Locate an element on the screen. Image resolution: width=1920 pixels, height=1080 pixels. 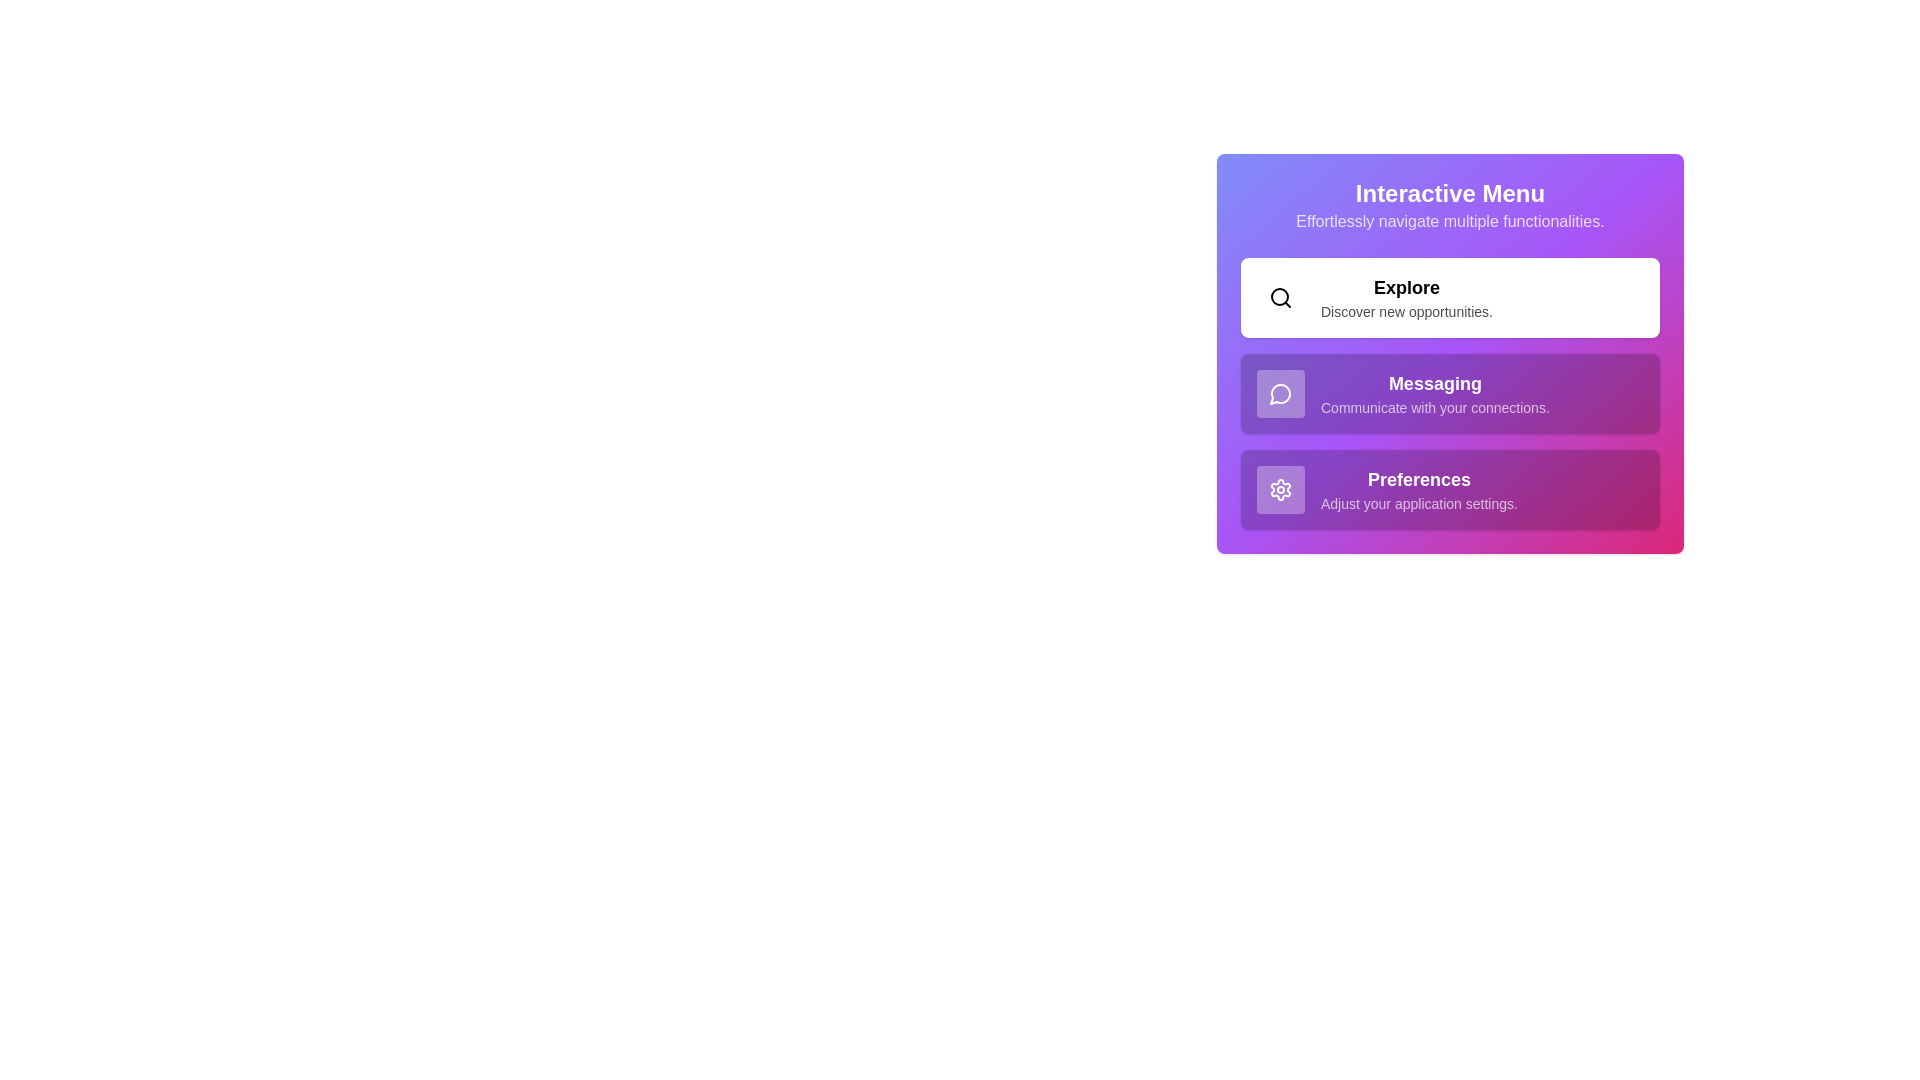
the menu item corresponding to Explore to observe its hover effect is located at coordinates (1450, 297).